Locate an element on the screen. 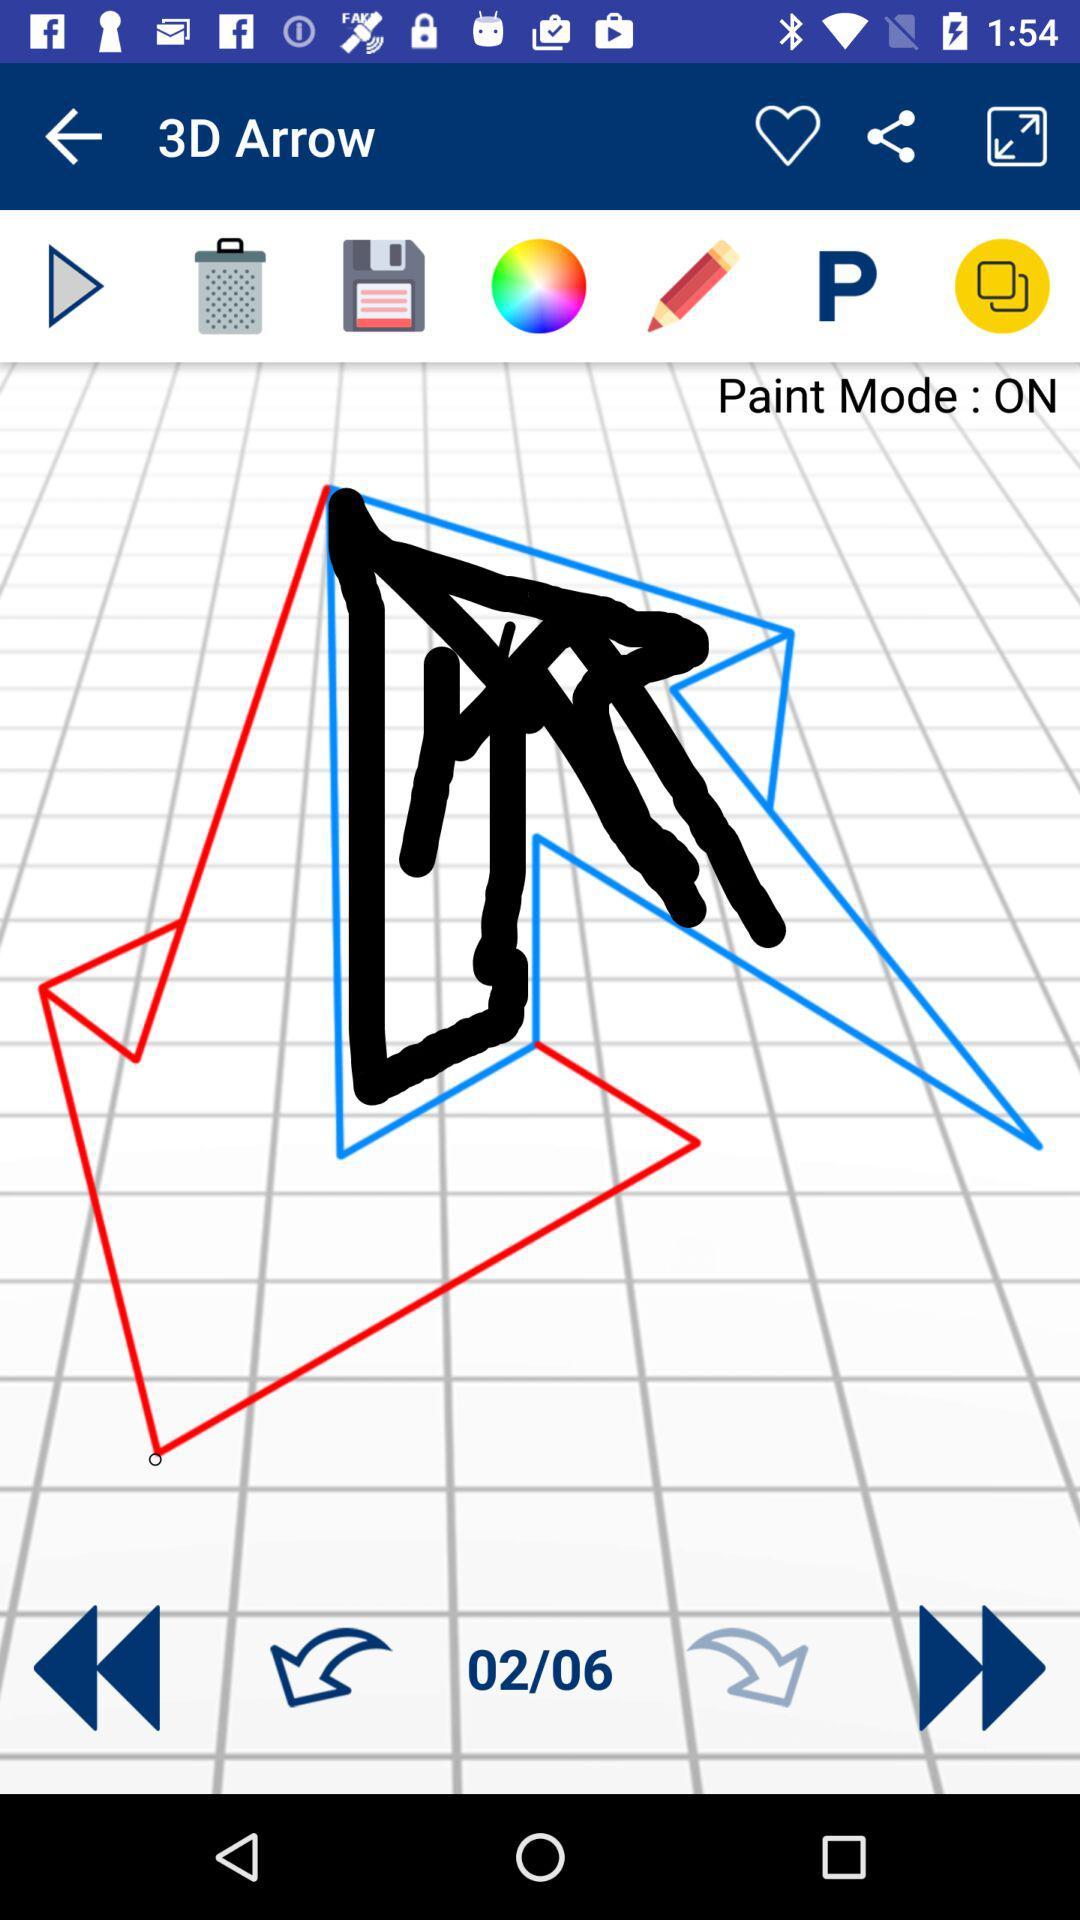  swith to drawing pencil is located at coordinates (692, 285).